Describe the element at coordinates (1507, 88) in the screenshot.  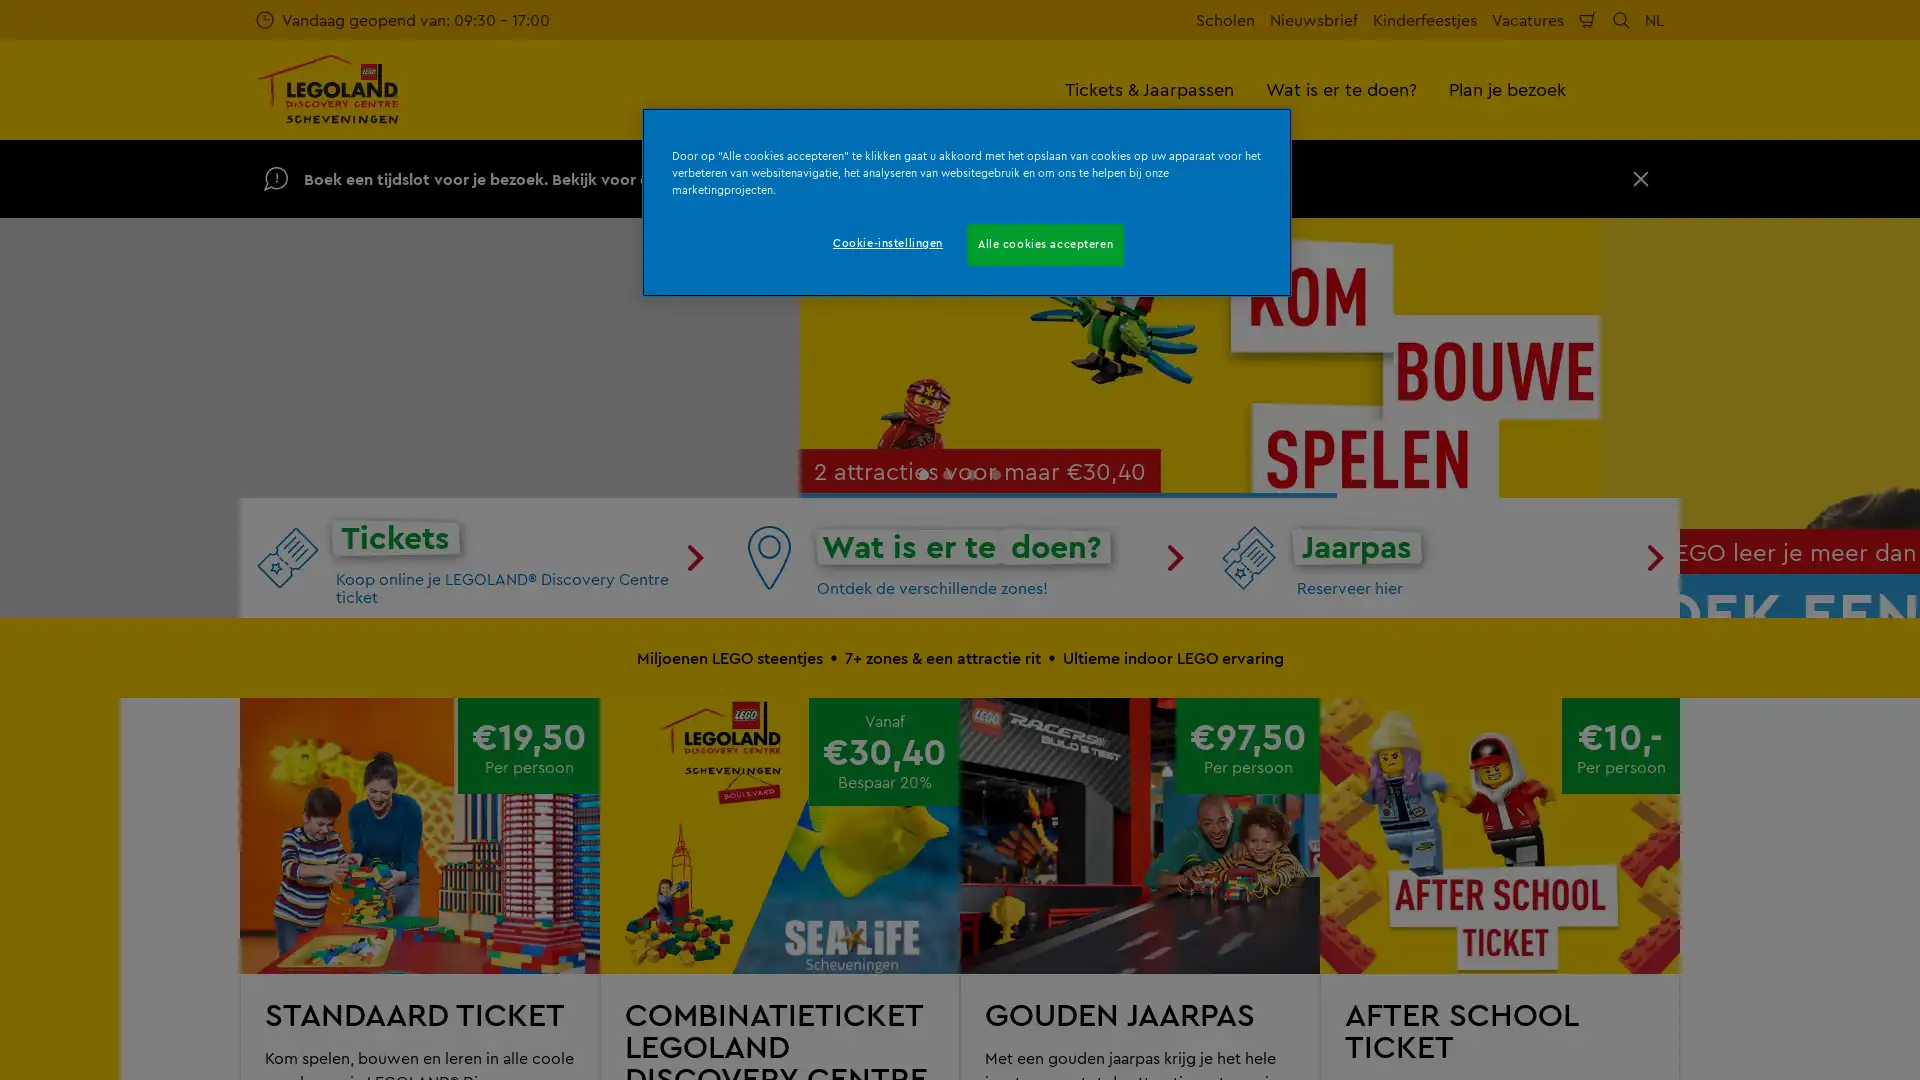
I see `Plan je bezoek` at that location.